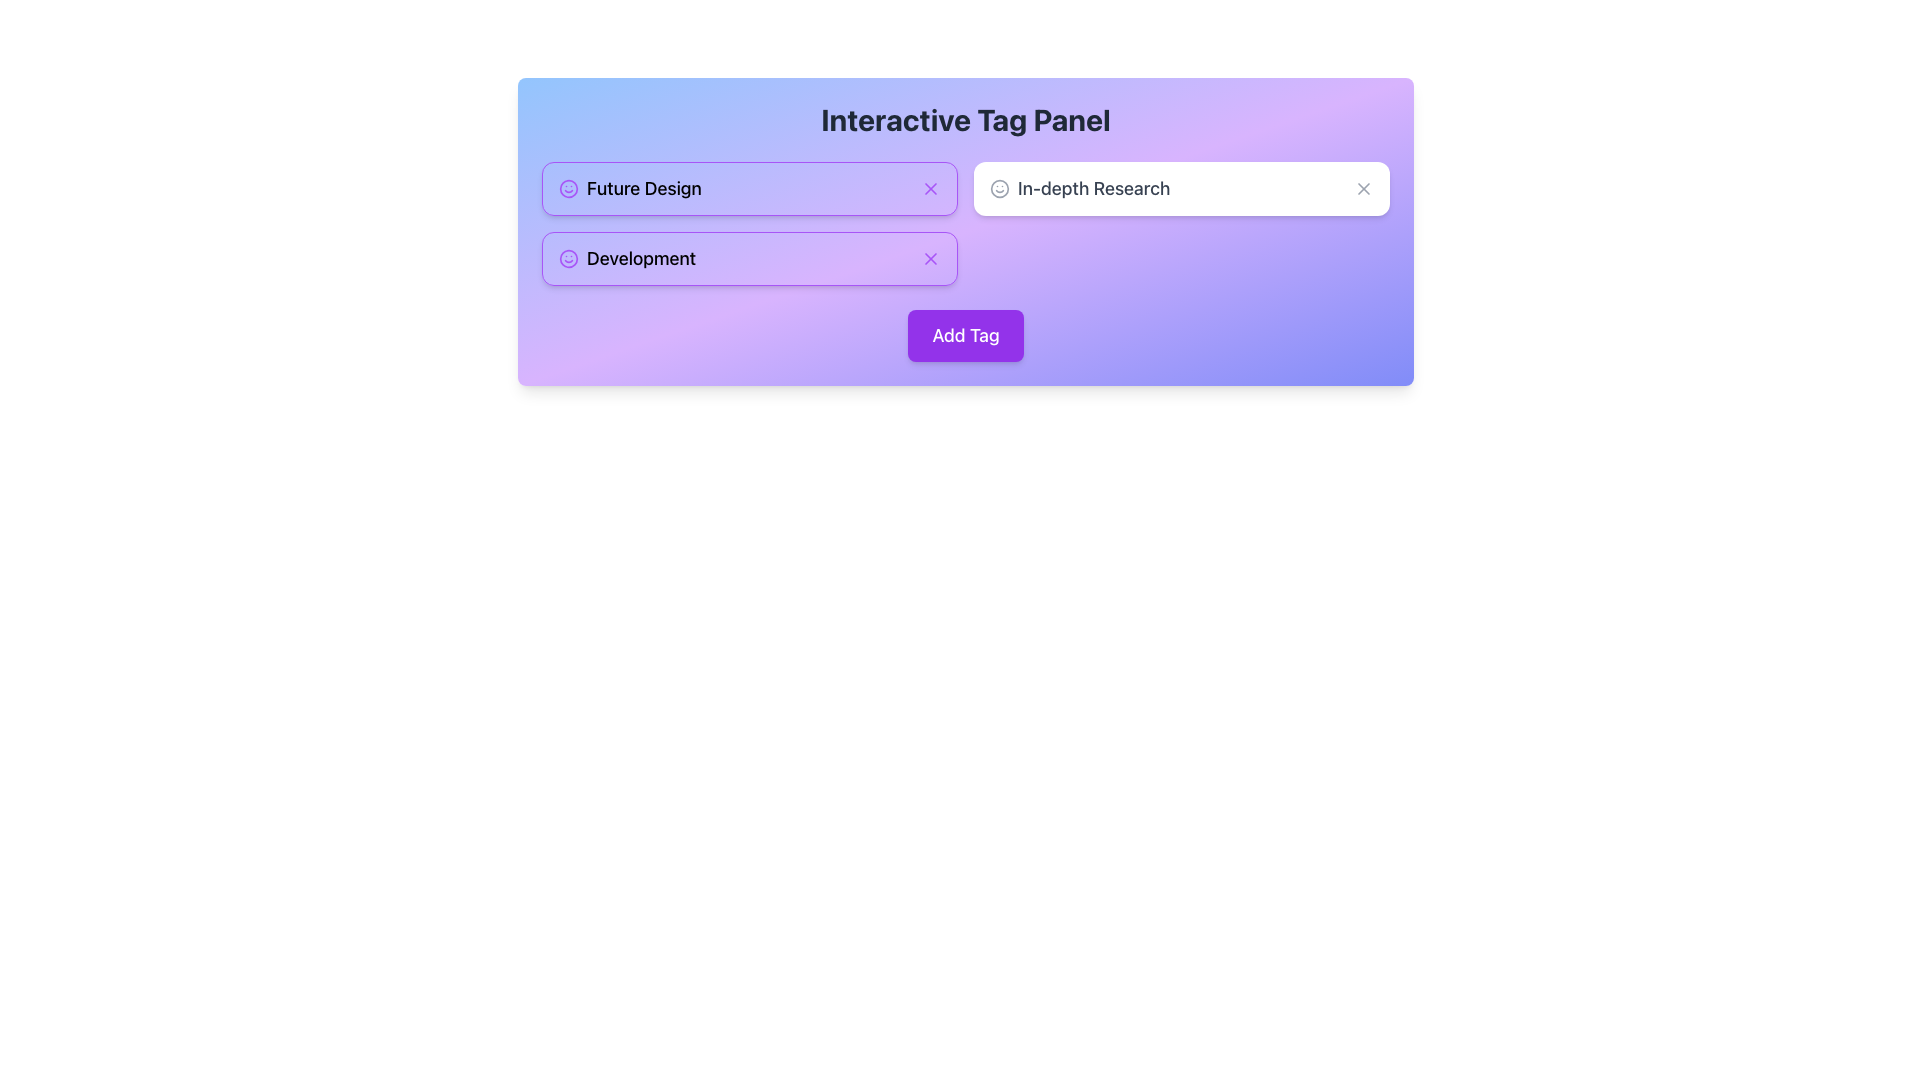  What do you see at coordinates (999, 189) in the screenshot?
I see `the circular icon representing a smiley face located inside the 'In-depth Research' tag on the right side of the interactive panel` at bounding box center [999, 189].